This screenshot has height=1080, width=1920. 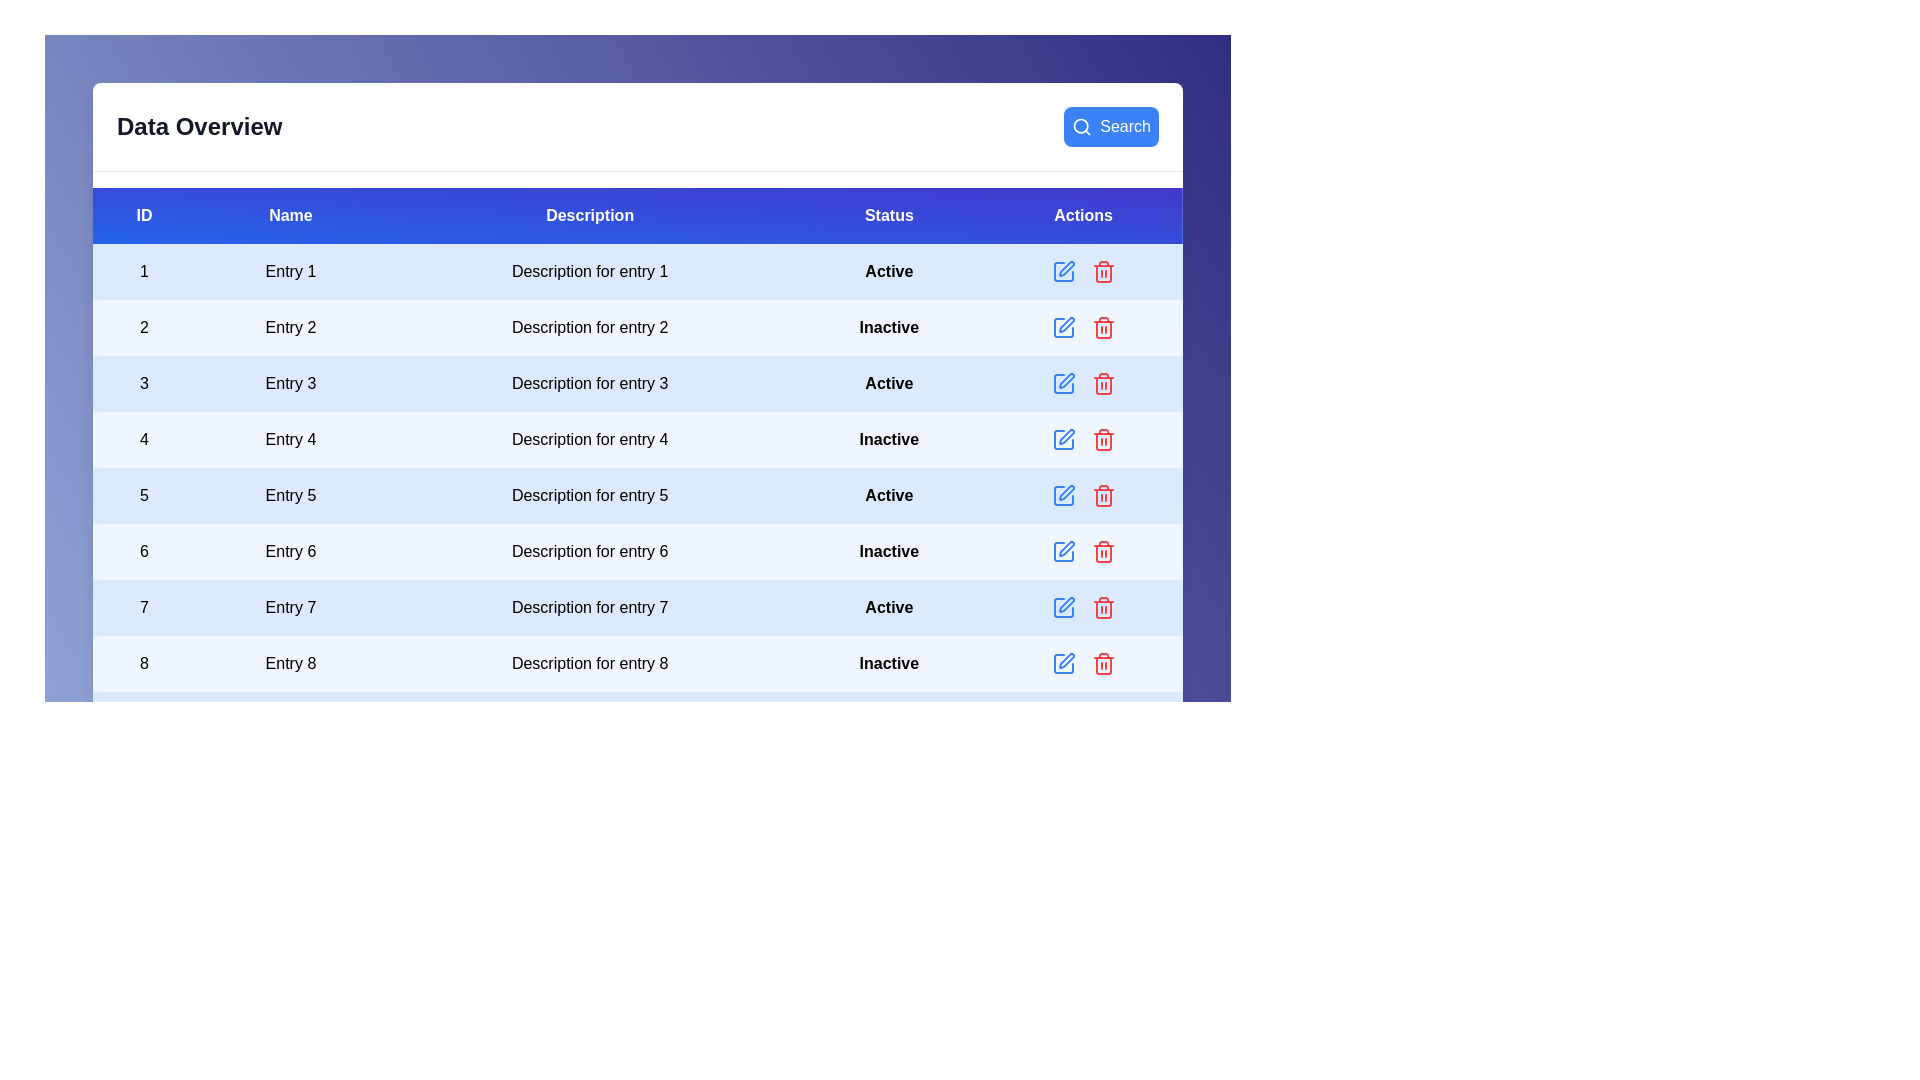 I want to click on the header of the column 'Name' to sort it, so click(x=288, y=216).